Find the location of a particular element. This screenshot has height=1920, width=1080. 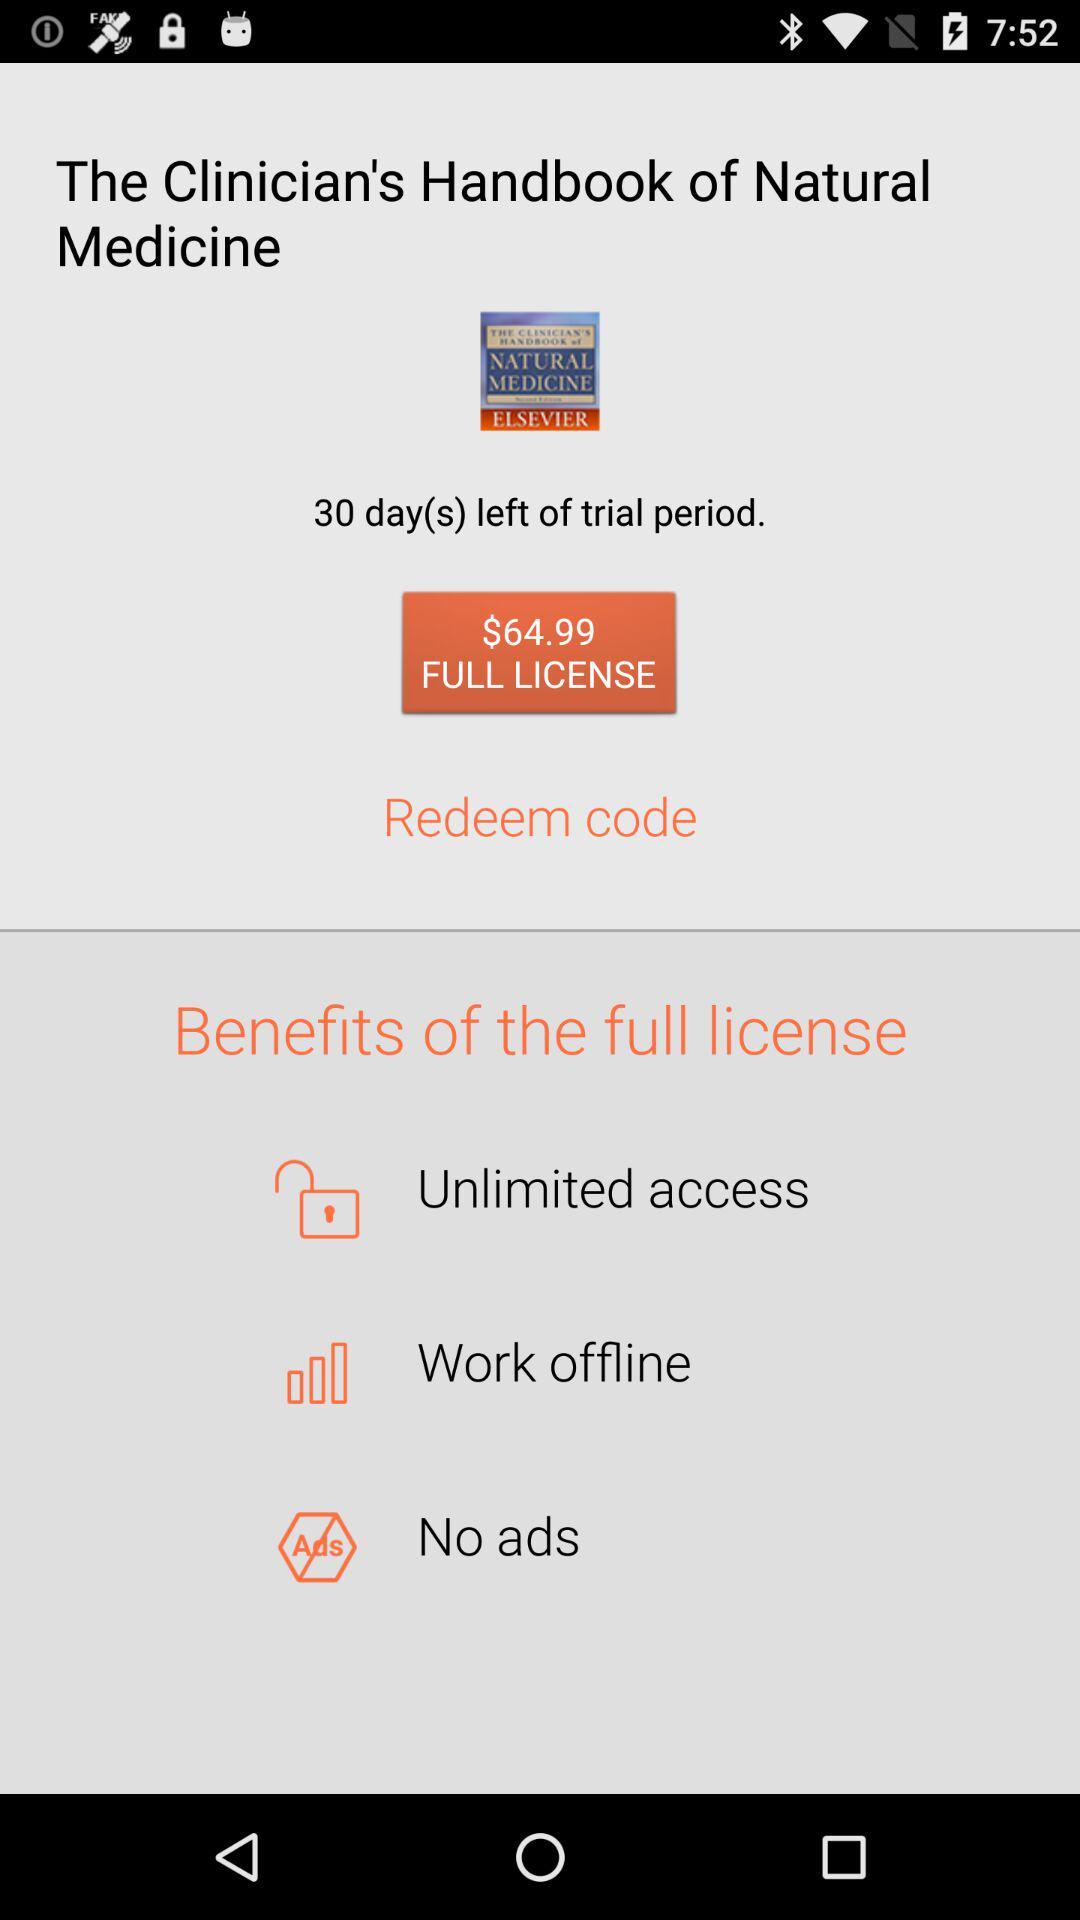

the 64 99 full item is located at coordinates (538, 658).